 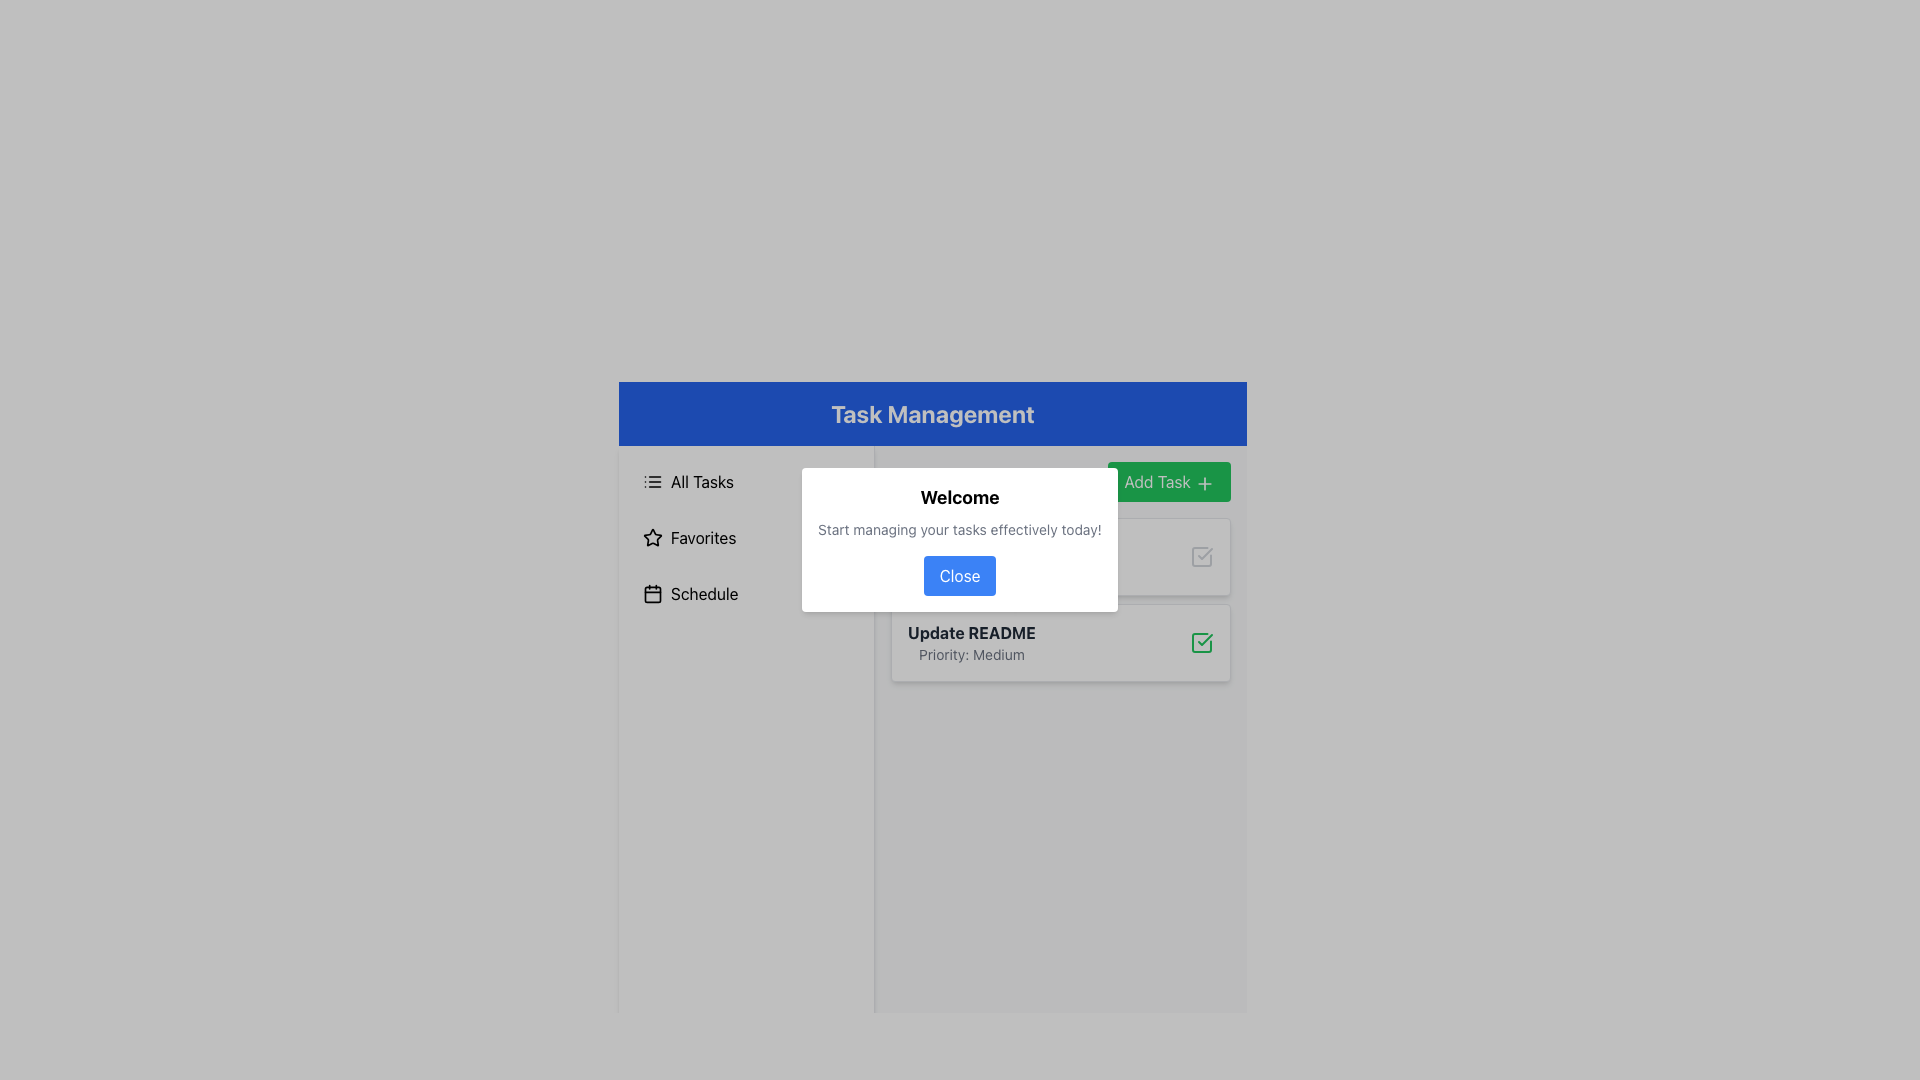 What do you see at coordinates (960, 540) in the screenshot?
I see `the modal dialog box that greets the user and encourages task management` at bounding box center [960, 540].